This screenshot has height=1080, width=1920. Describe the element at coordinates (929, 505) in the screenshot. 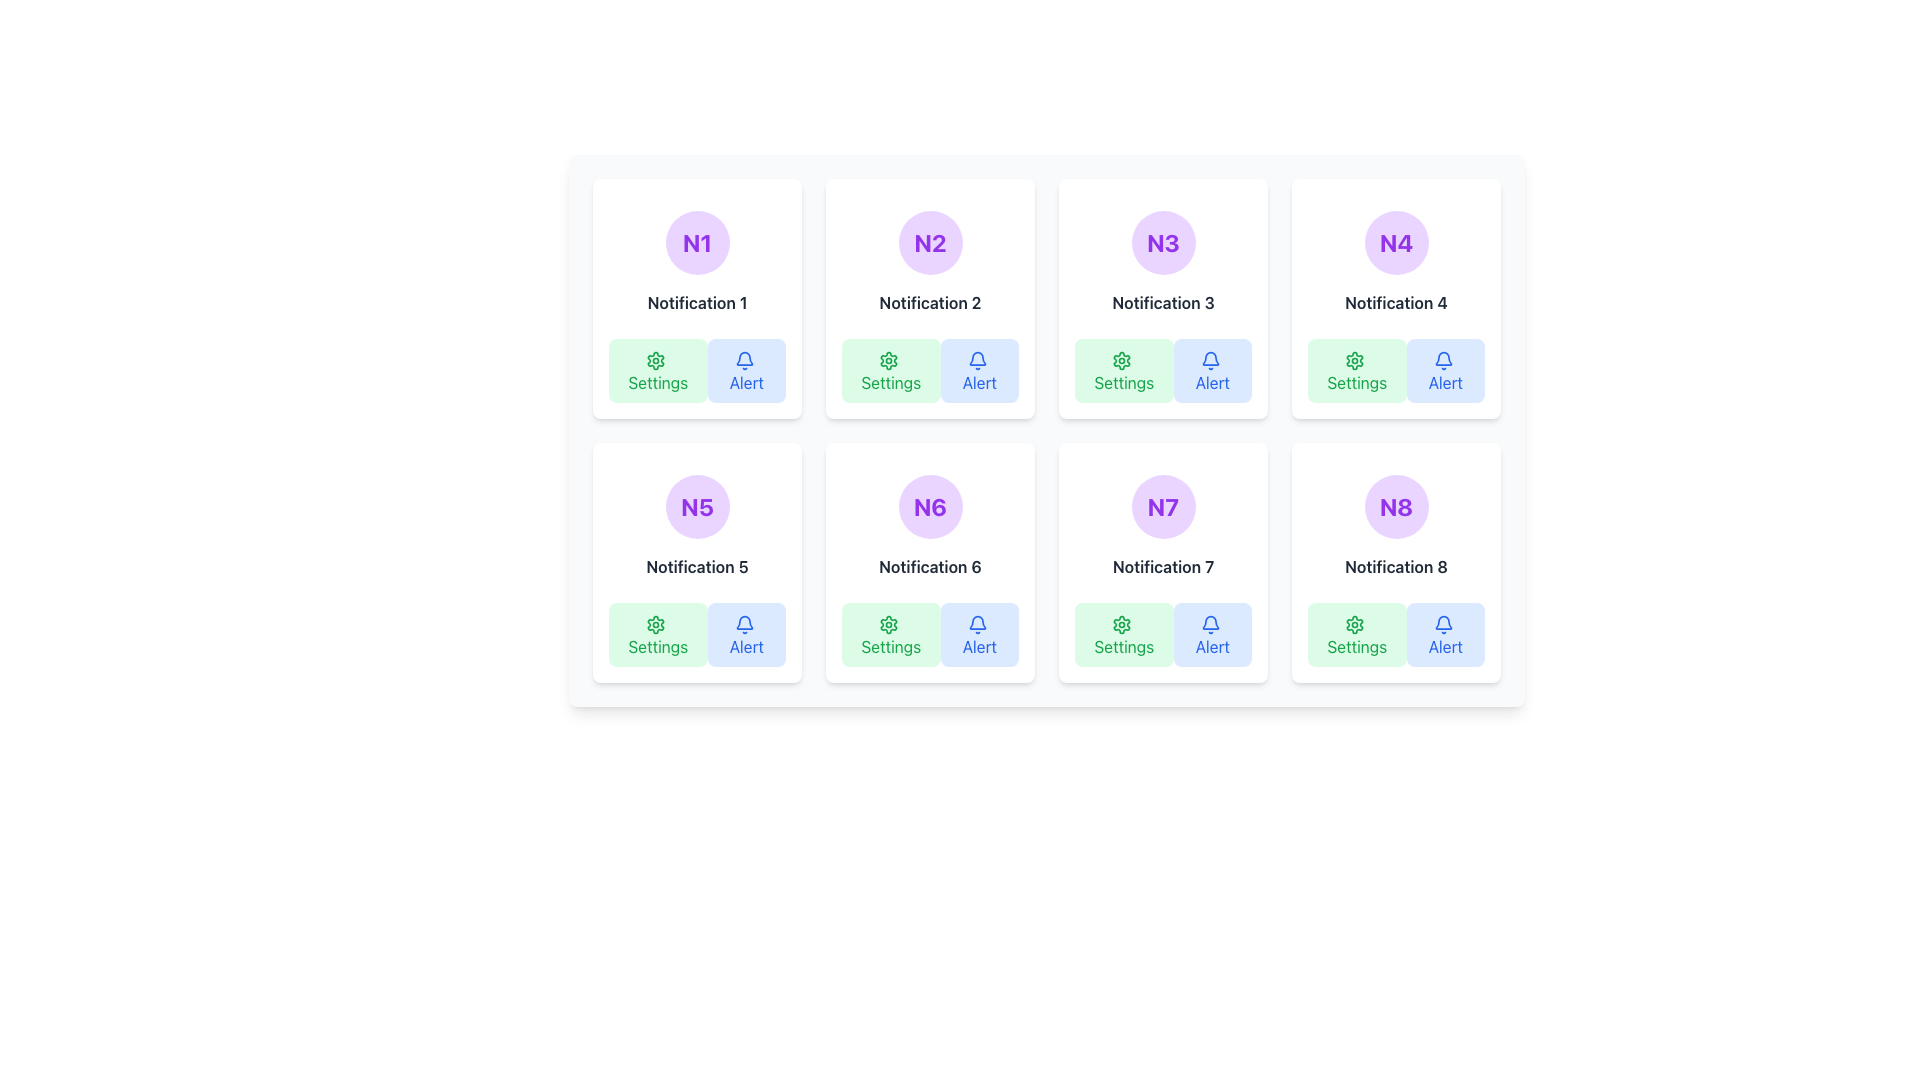

I see `the text displayed in the Text label within the circular background of the 'Notification 6' card, located in the second row and third column of the grid` at that location.